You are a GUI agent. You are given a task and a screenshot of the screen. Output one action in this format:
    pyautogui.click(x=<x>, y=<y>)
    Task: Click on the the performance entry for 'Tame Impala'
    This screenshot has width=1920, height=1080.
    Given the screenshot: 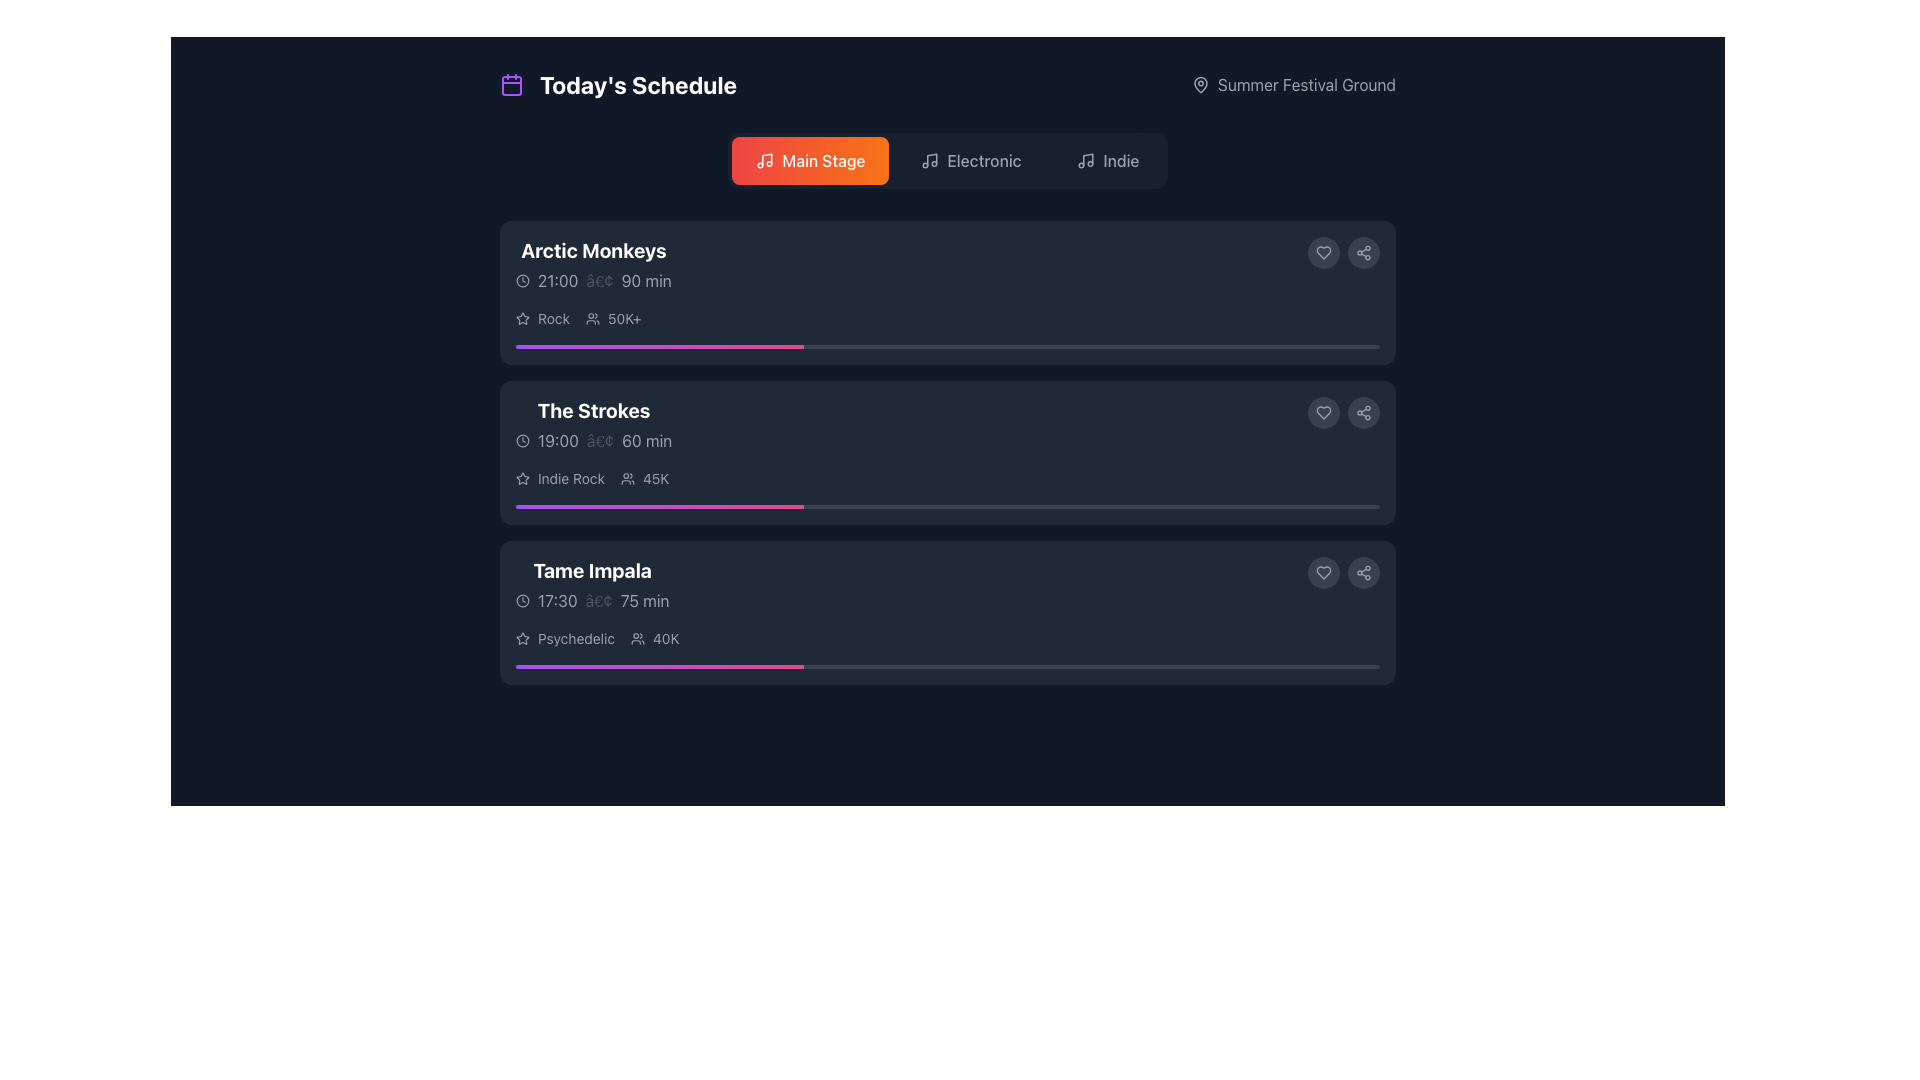 What is the action you would take?
    pyautogui.click(x=947, y=585)
    